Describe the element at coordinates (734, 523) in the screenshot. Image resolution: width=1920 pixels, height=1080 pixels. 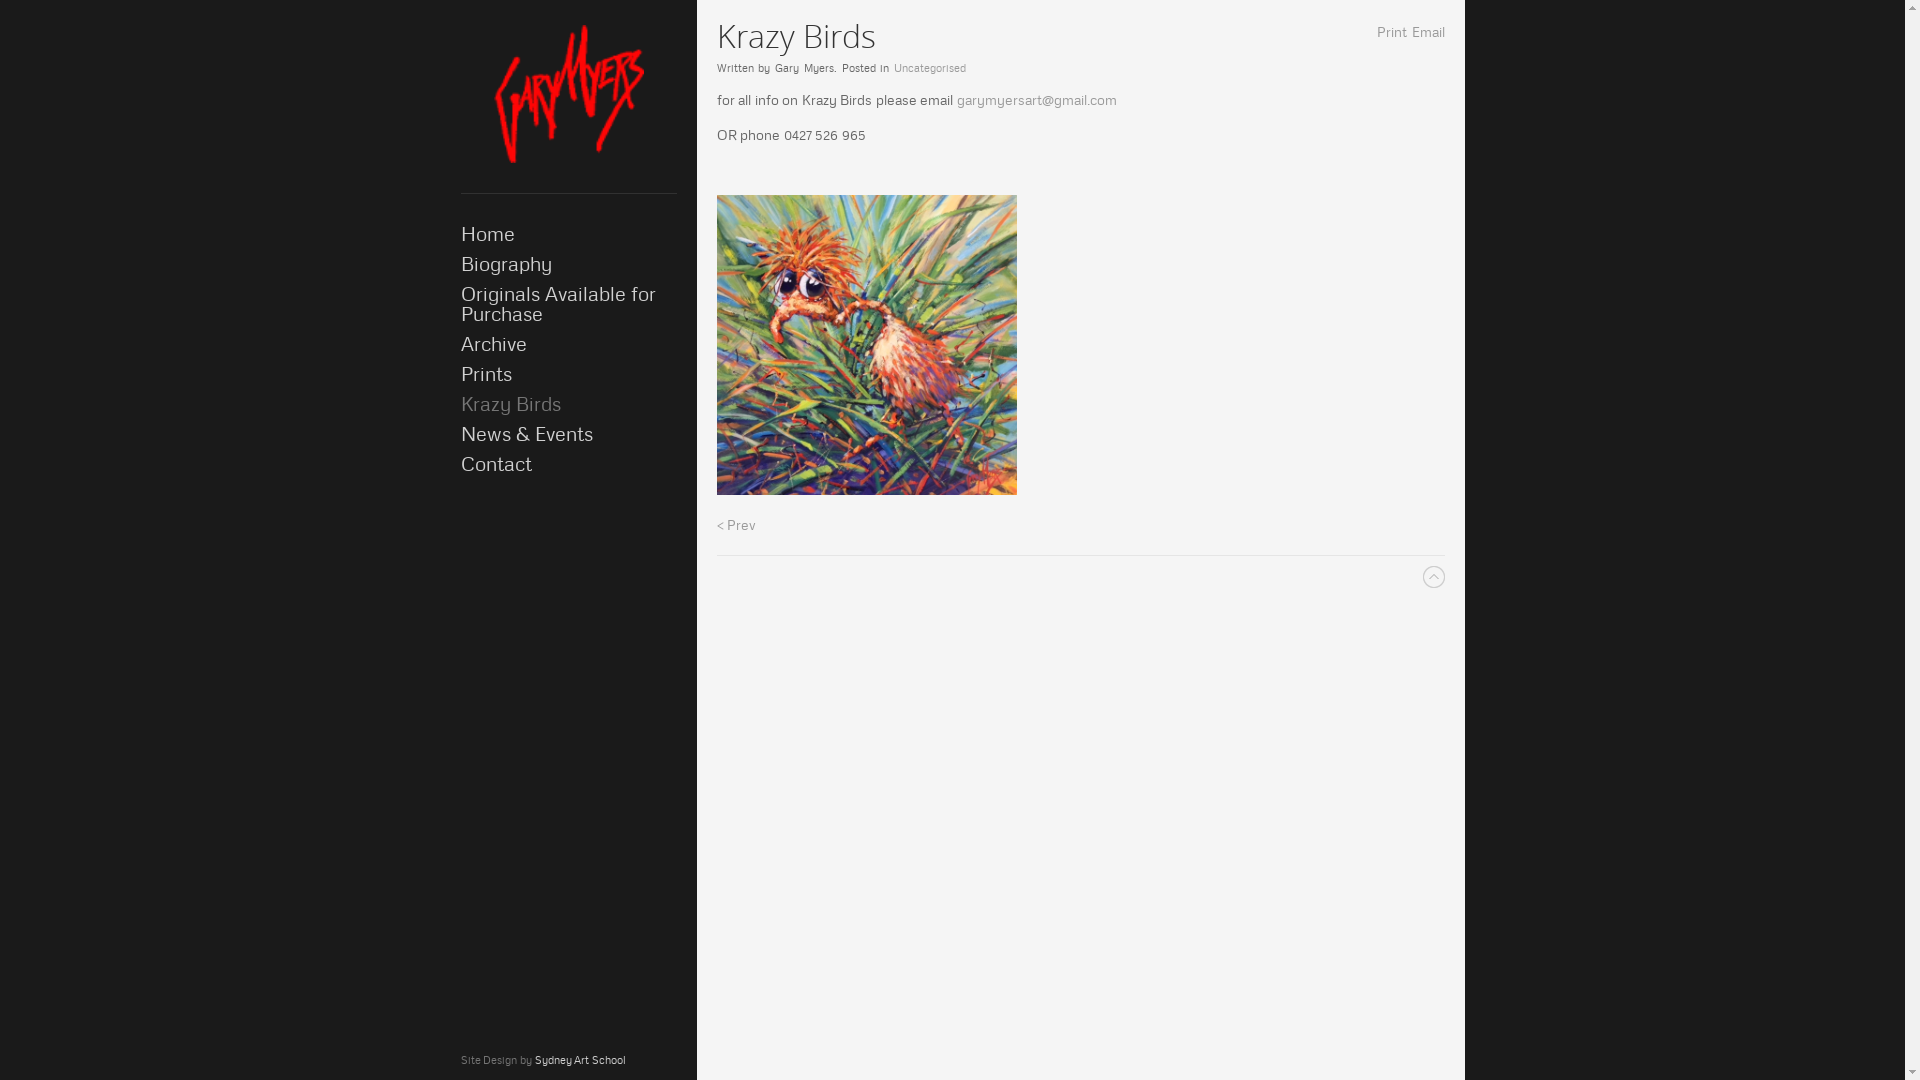
I see `'< Prev'` at that location.